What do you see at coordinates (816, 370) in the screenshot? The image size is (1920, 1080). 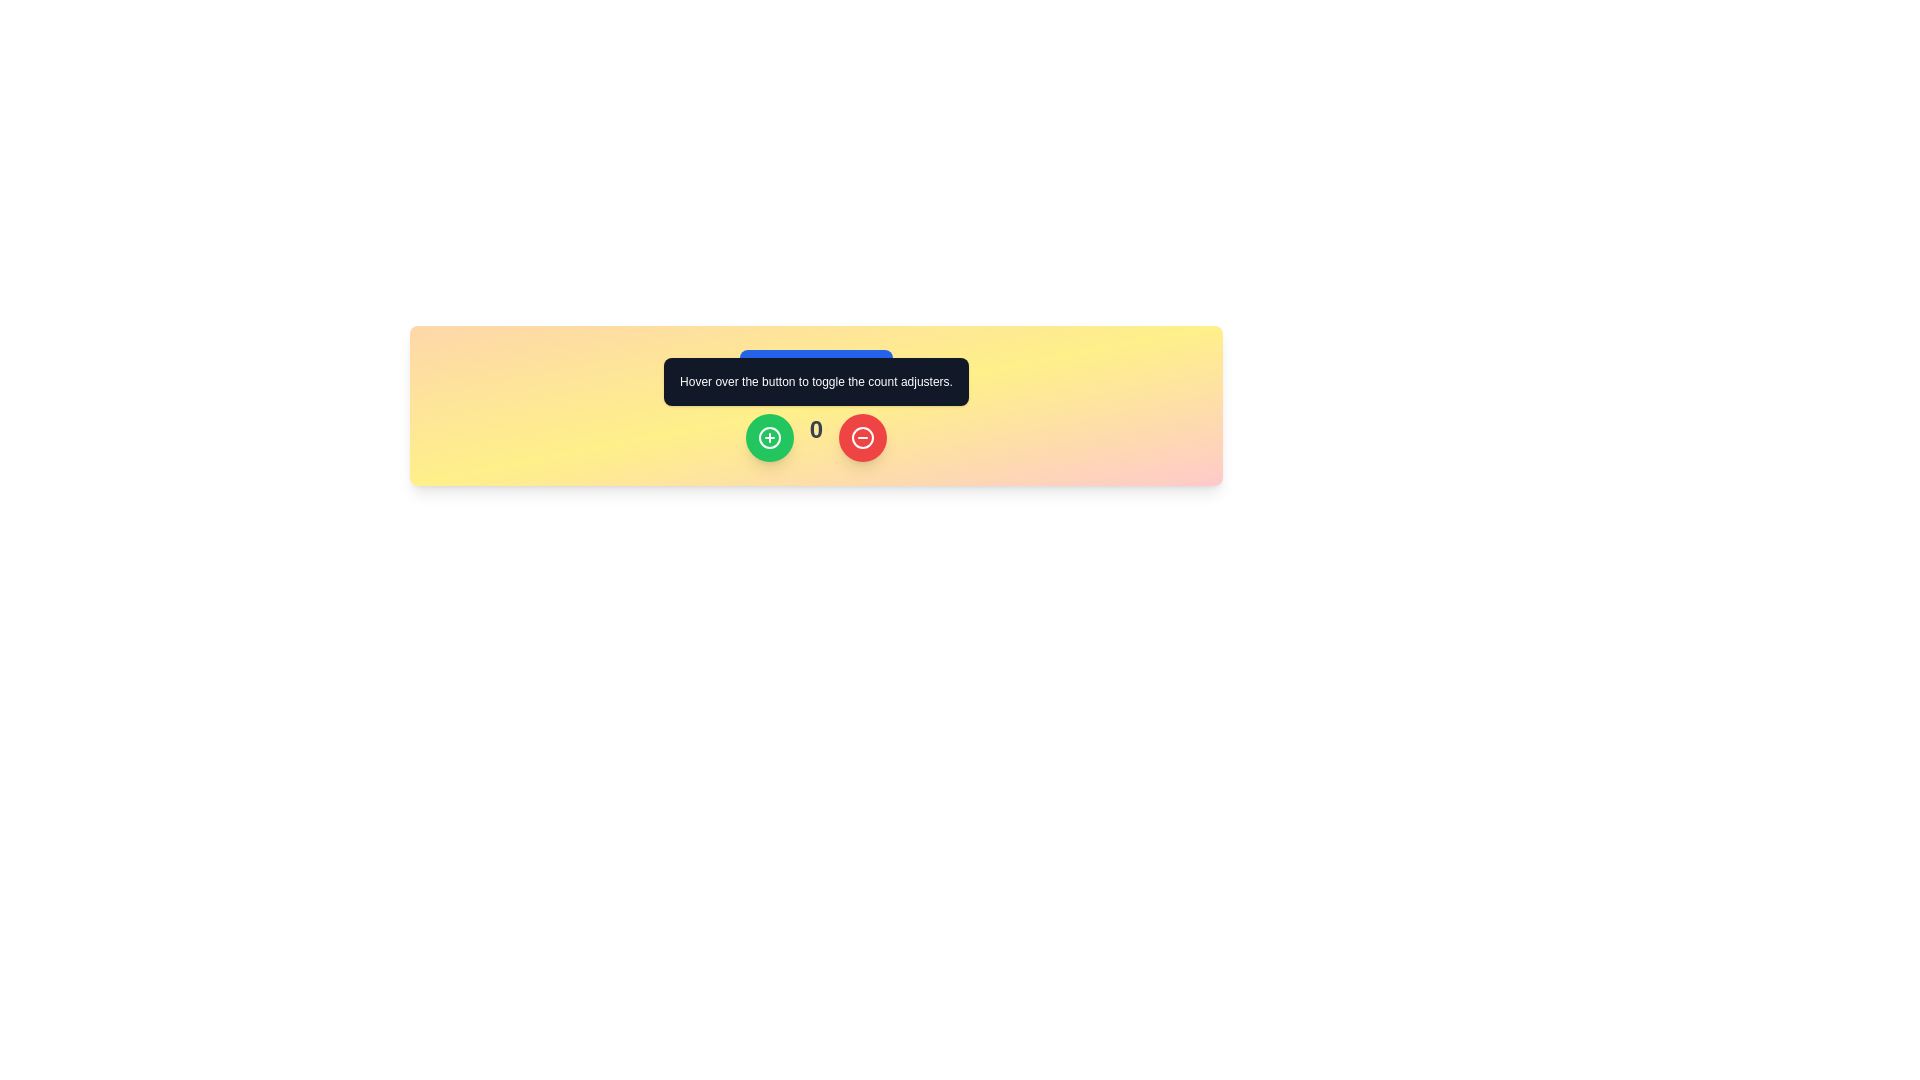 I see `the 'Tooltip Trigger' button, which has a blue background and white text, located in the middle section of the user interface` at bounding box center [816, 370].